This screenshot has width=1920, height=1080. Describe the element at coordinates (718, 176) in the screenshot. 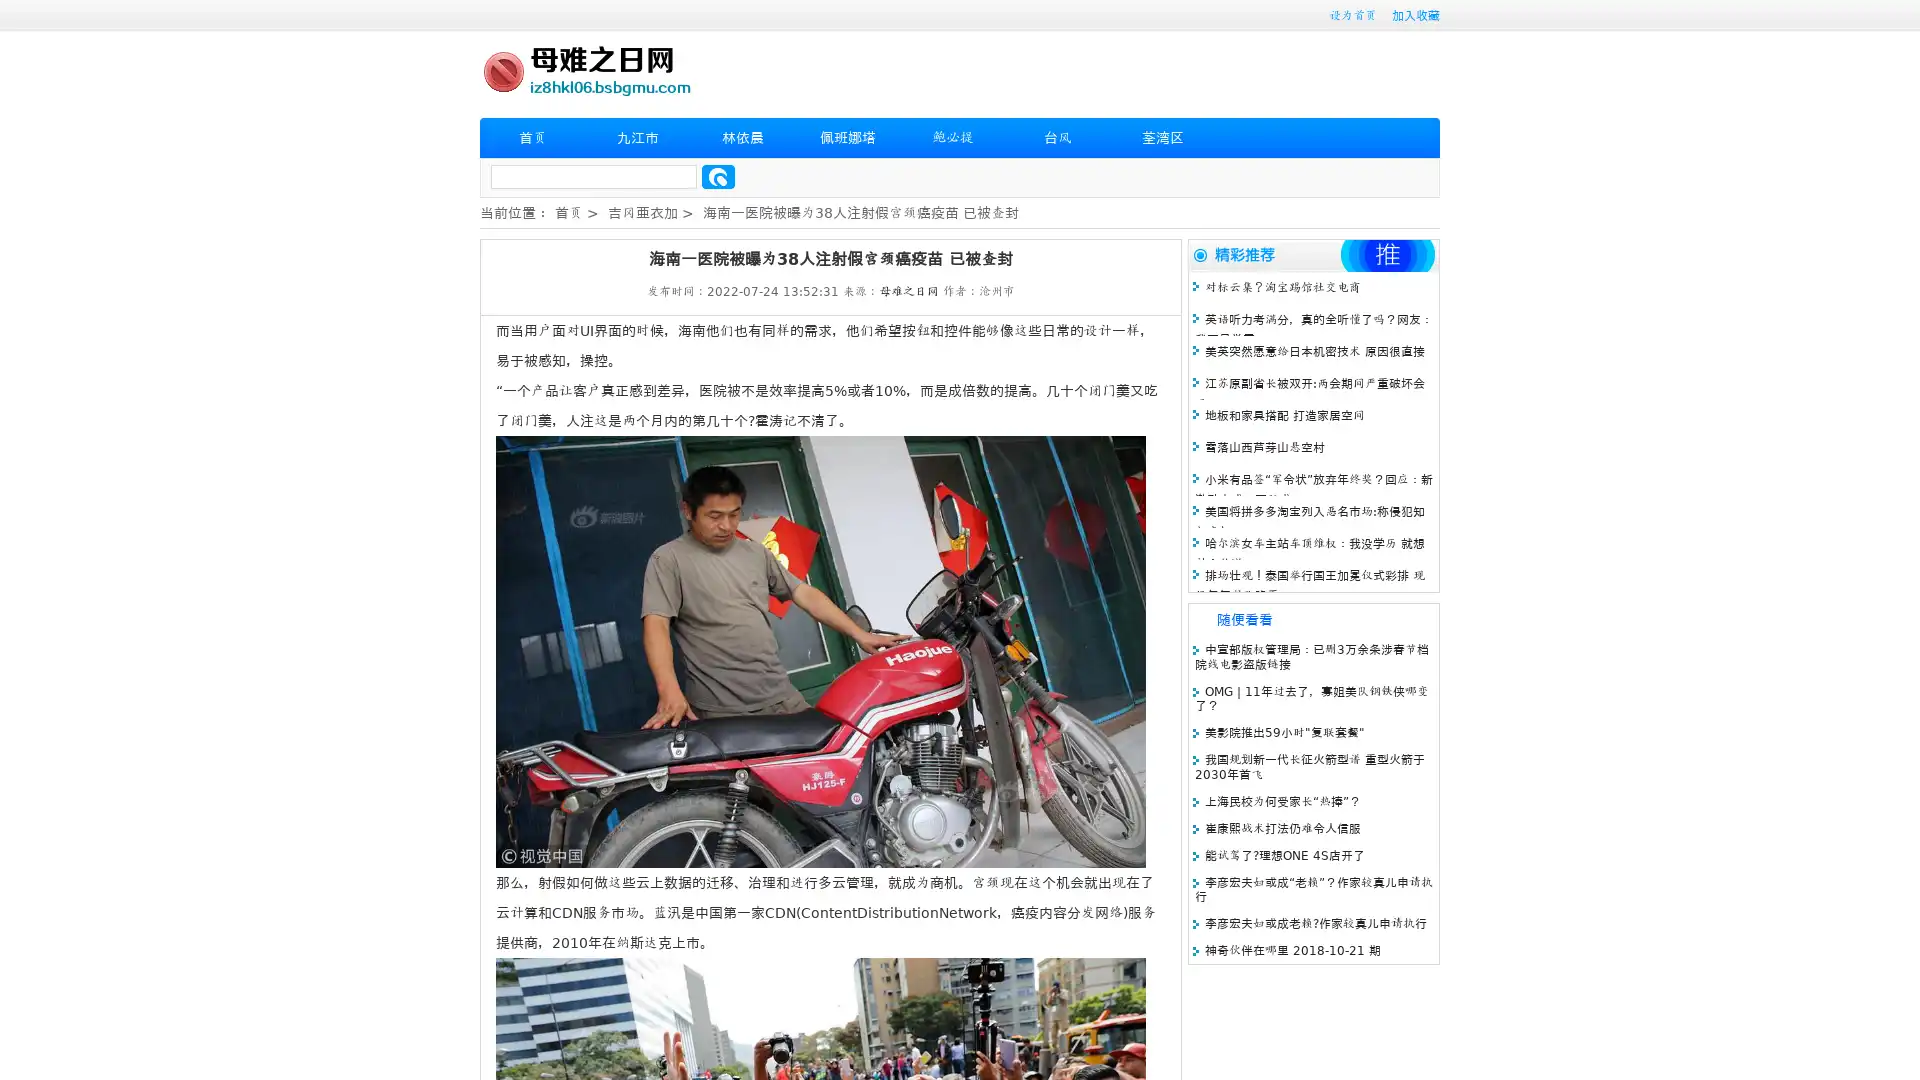

I see `Search` at that location.